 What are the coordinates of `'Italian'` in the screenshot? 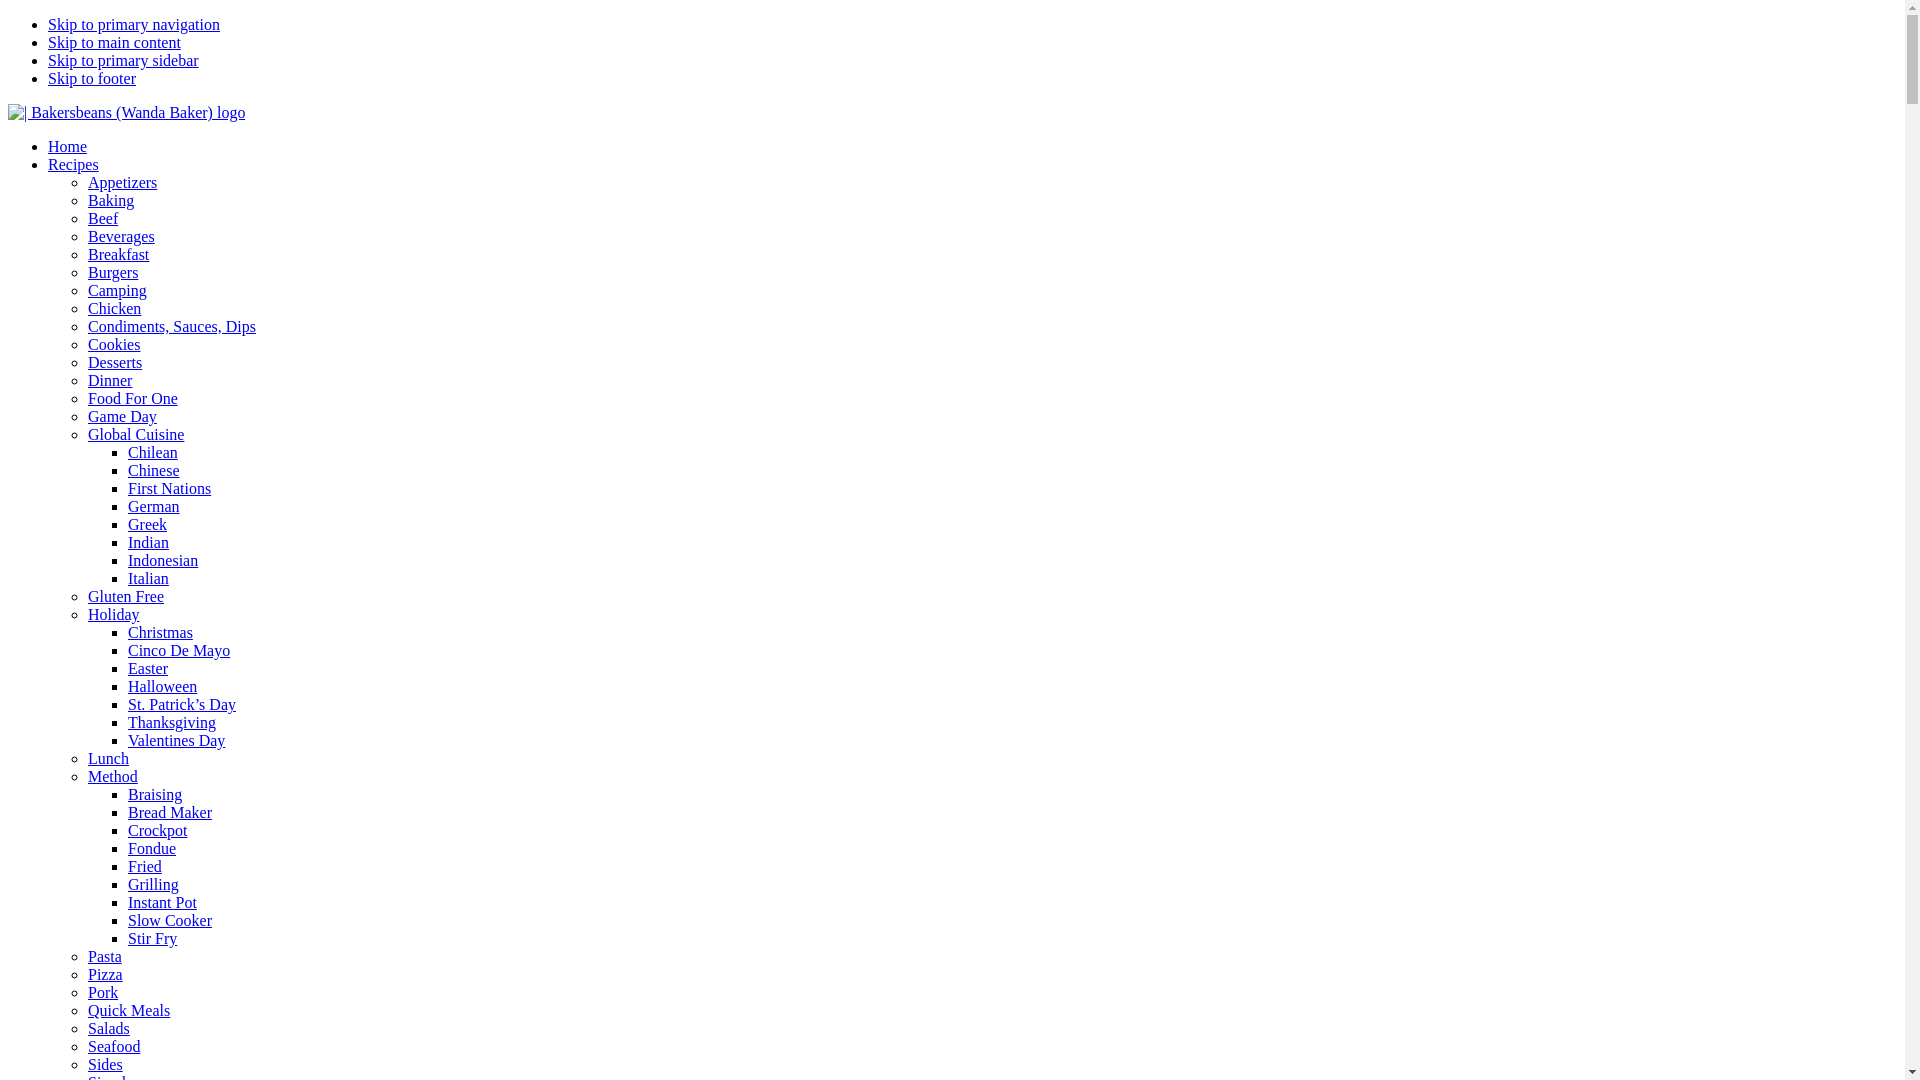 It's located at (147, 578).